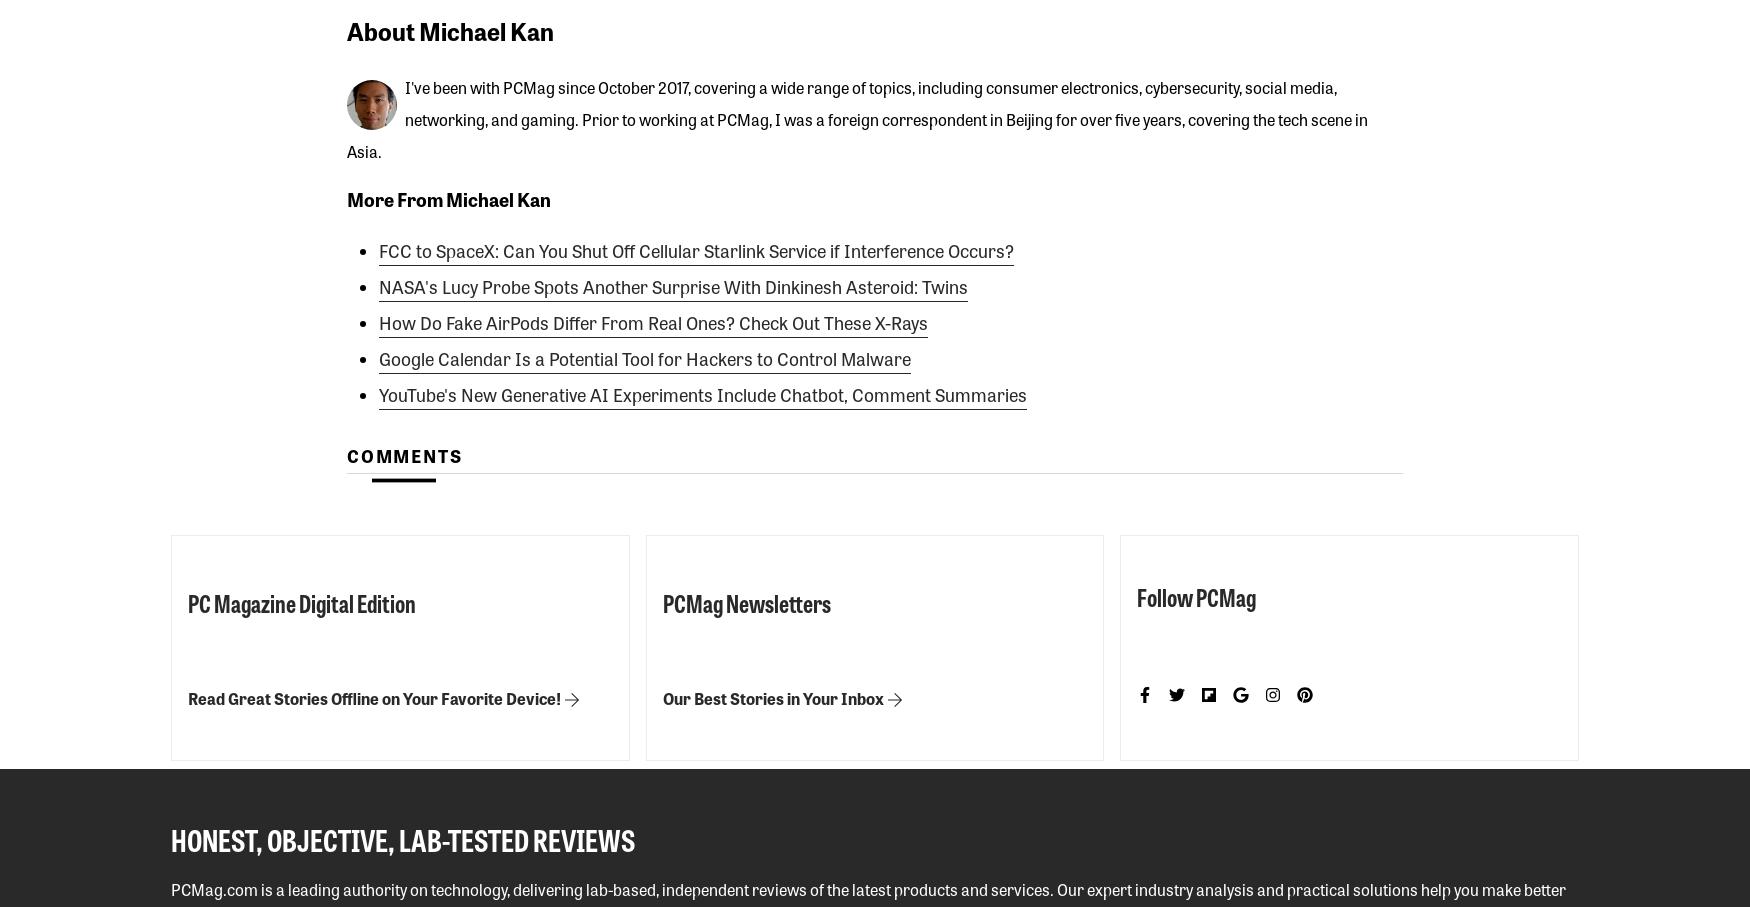 This screenshot has width=1750, height=907. Describe the element at coordinates (449, 198) in the screenshot. I see `'More From Michael Kan'` at that location.